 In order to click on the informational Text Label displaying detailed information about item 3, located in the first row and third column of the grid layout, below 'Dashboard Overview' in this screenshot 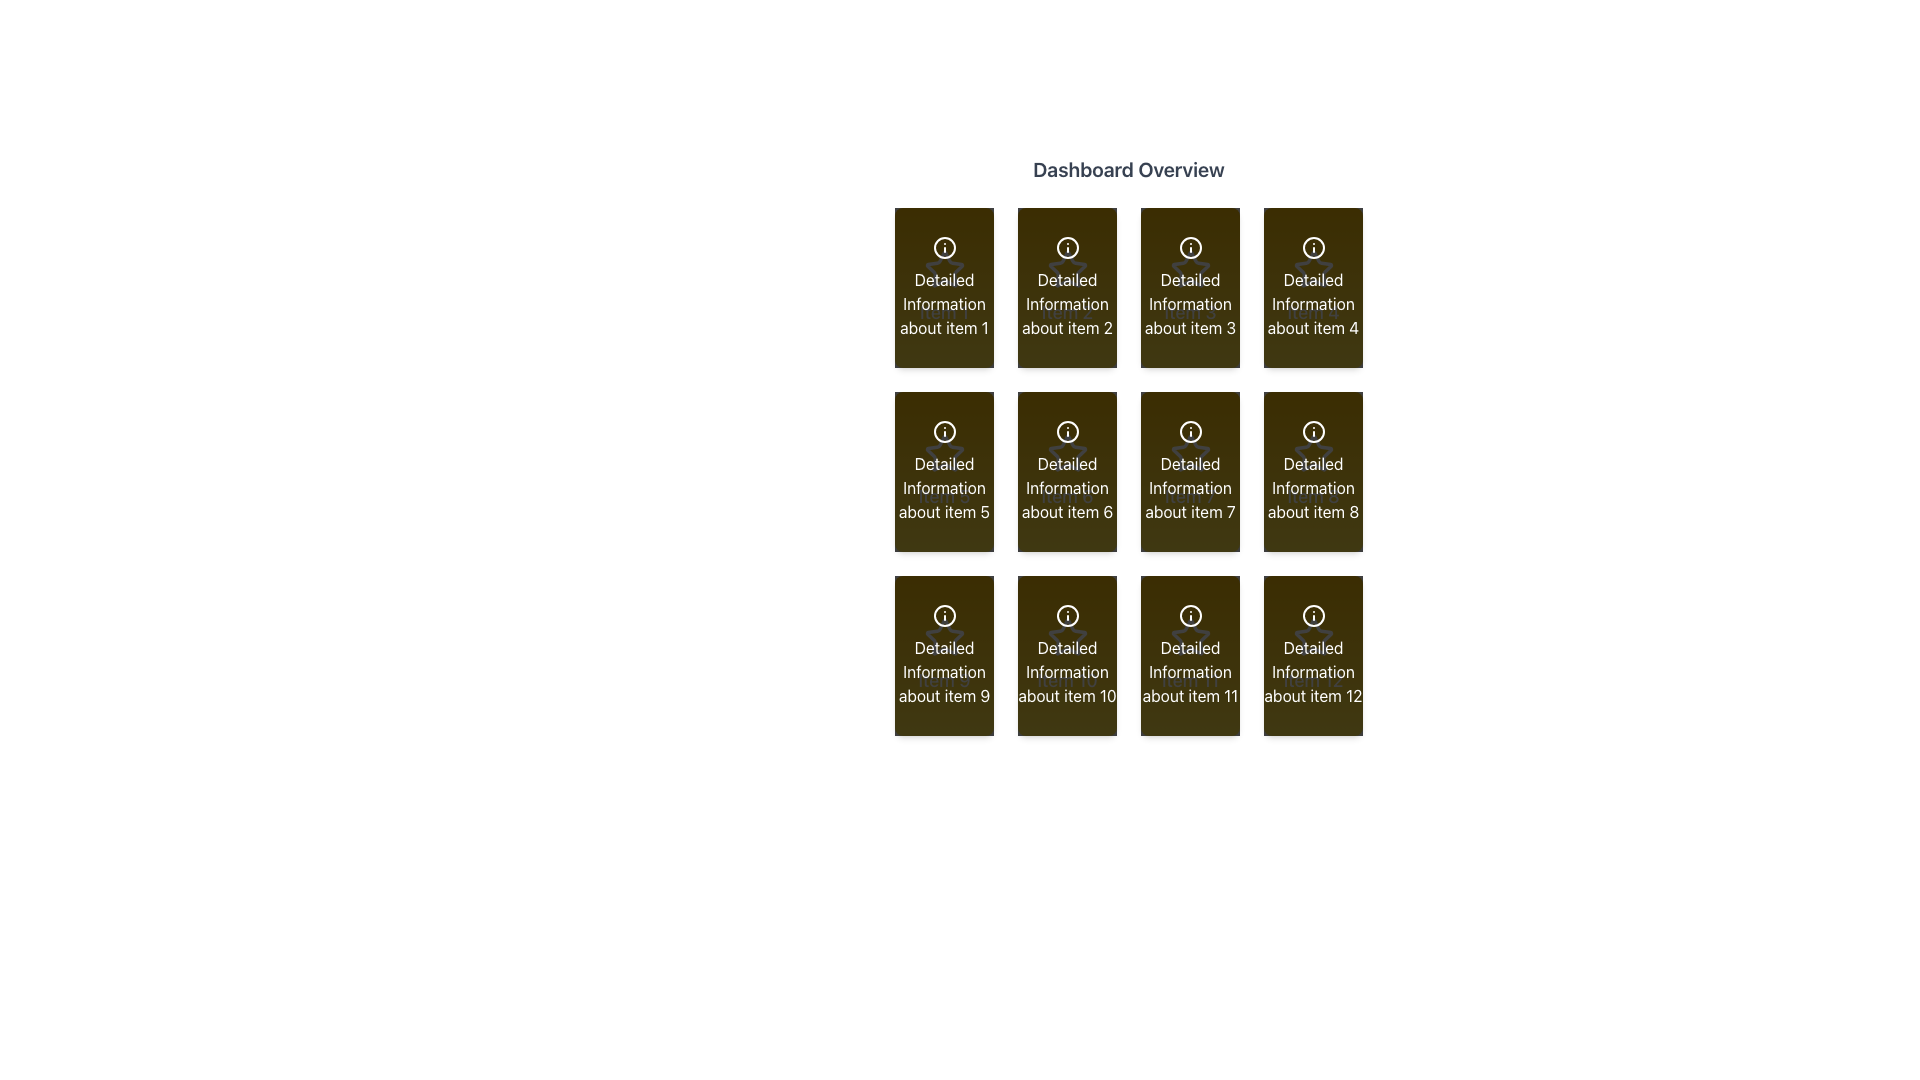, I will do `click(1190, 304)`.